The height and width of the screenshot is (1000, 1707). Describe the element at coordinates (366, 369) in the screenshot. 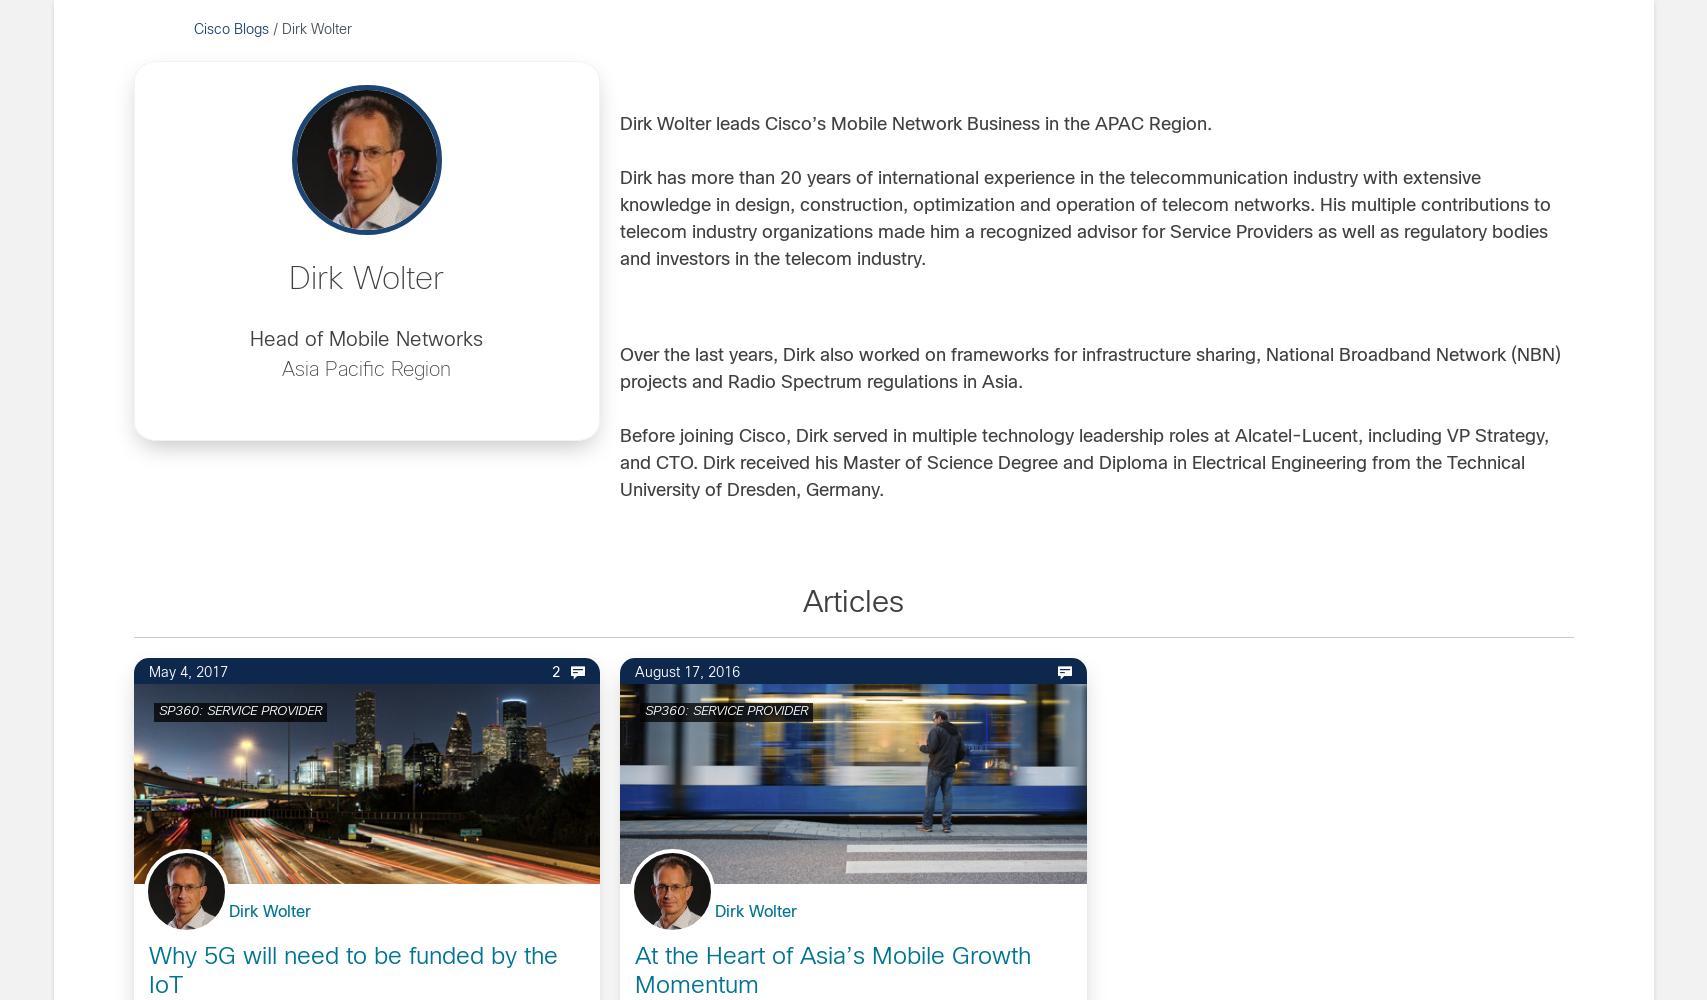

I see `'Asia Pacific Region'` at that location.